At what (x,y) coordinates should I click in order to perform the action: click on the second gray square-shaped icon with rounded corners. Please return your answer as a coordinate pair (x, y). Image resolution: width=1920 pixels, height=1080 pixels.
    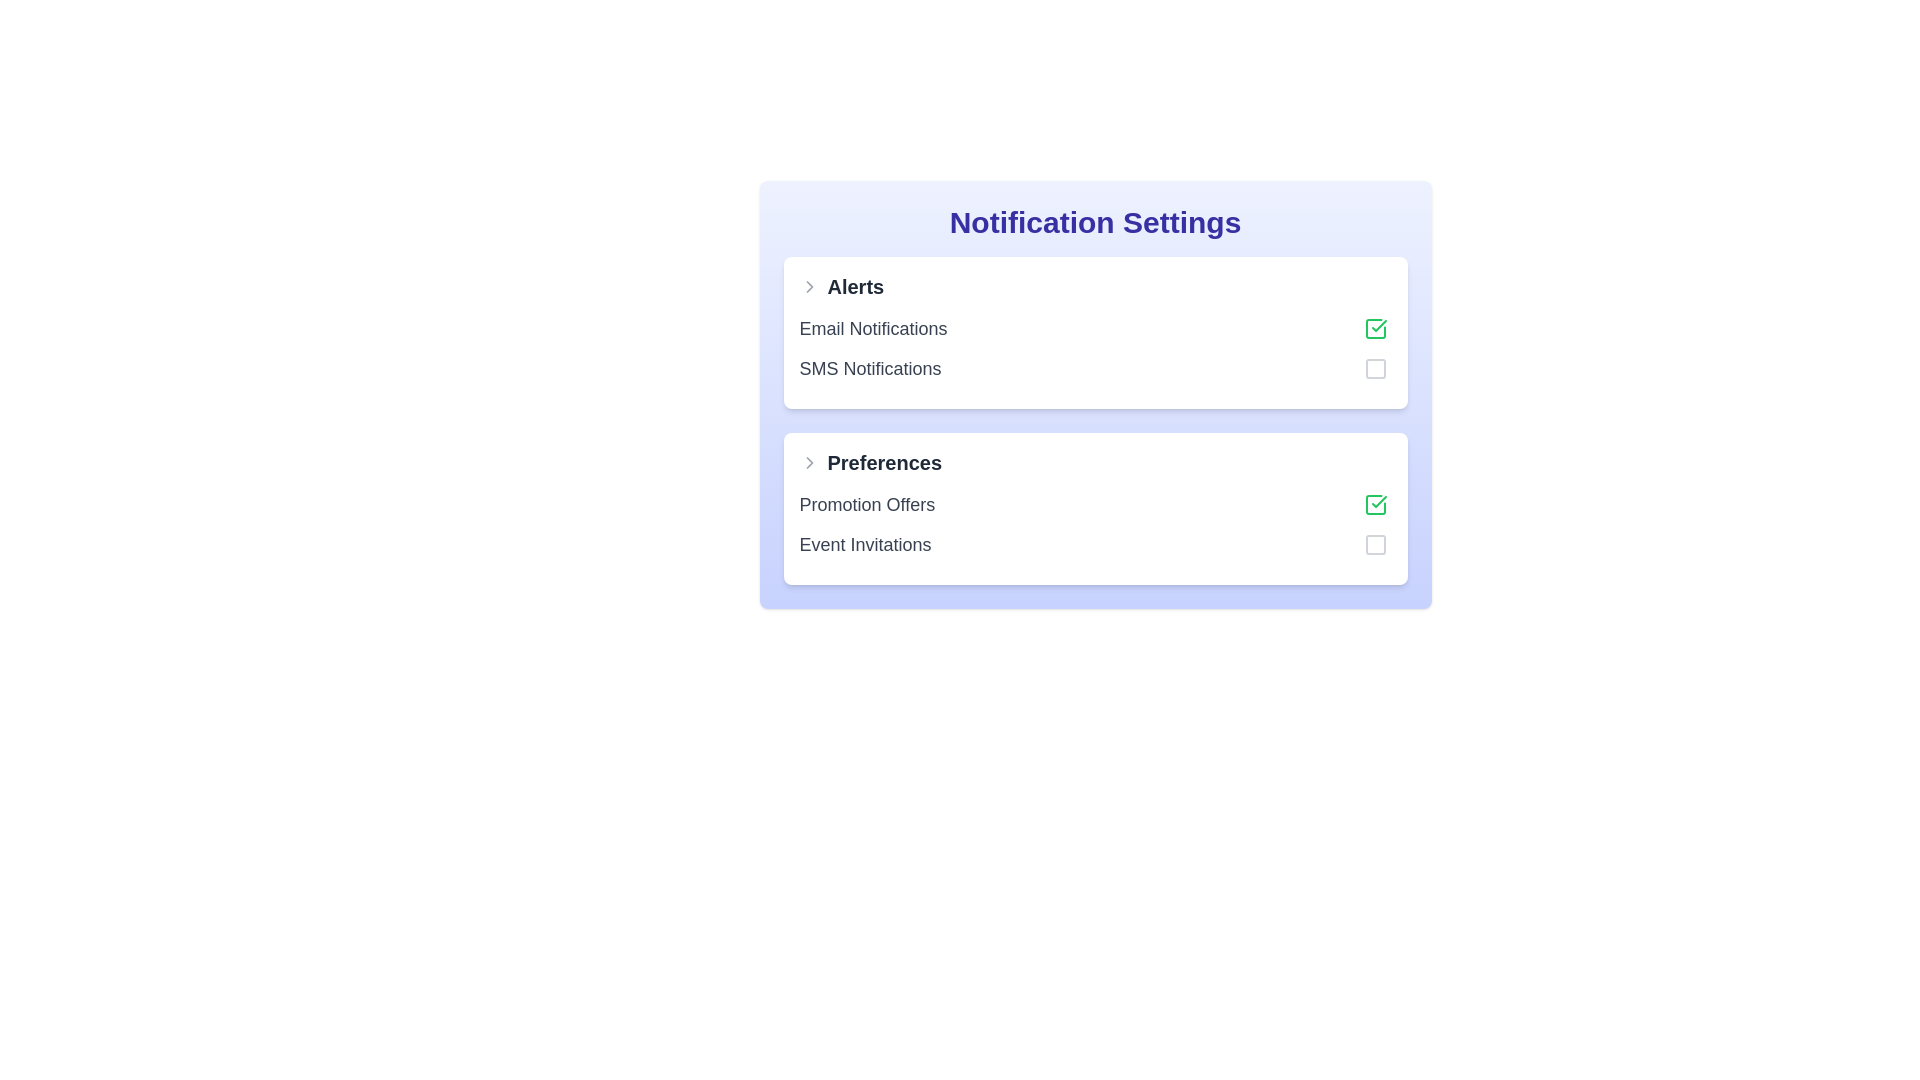
    Looking at the image, I should click on (1374, 369).